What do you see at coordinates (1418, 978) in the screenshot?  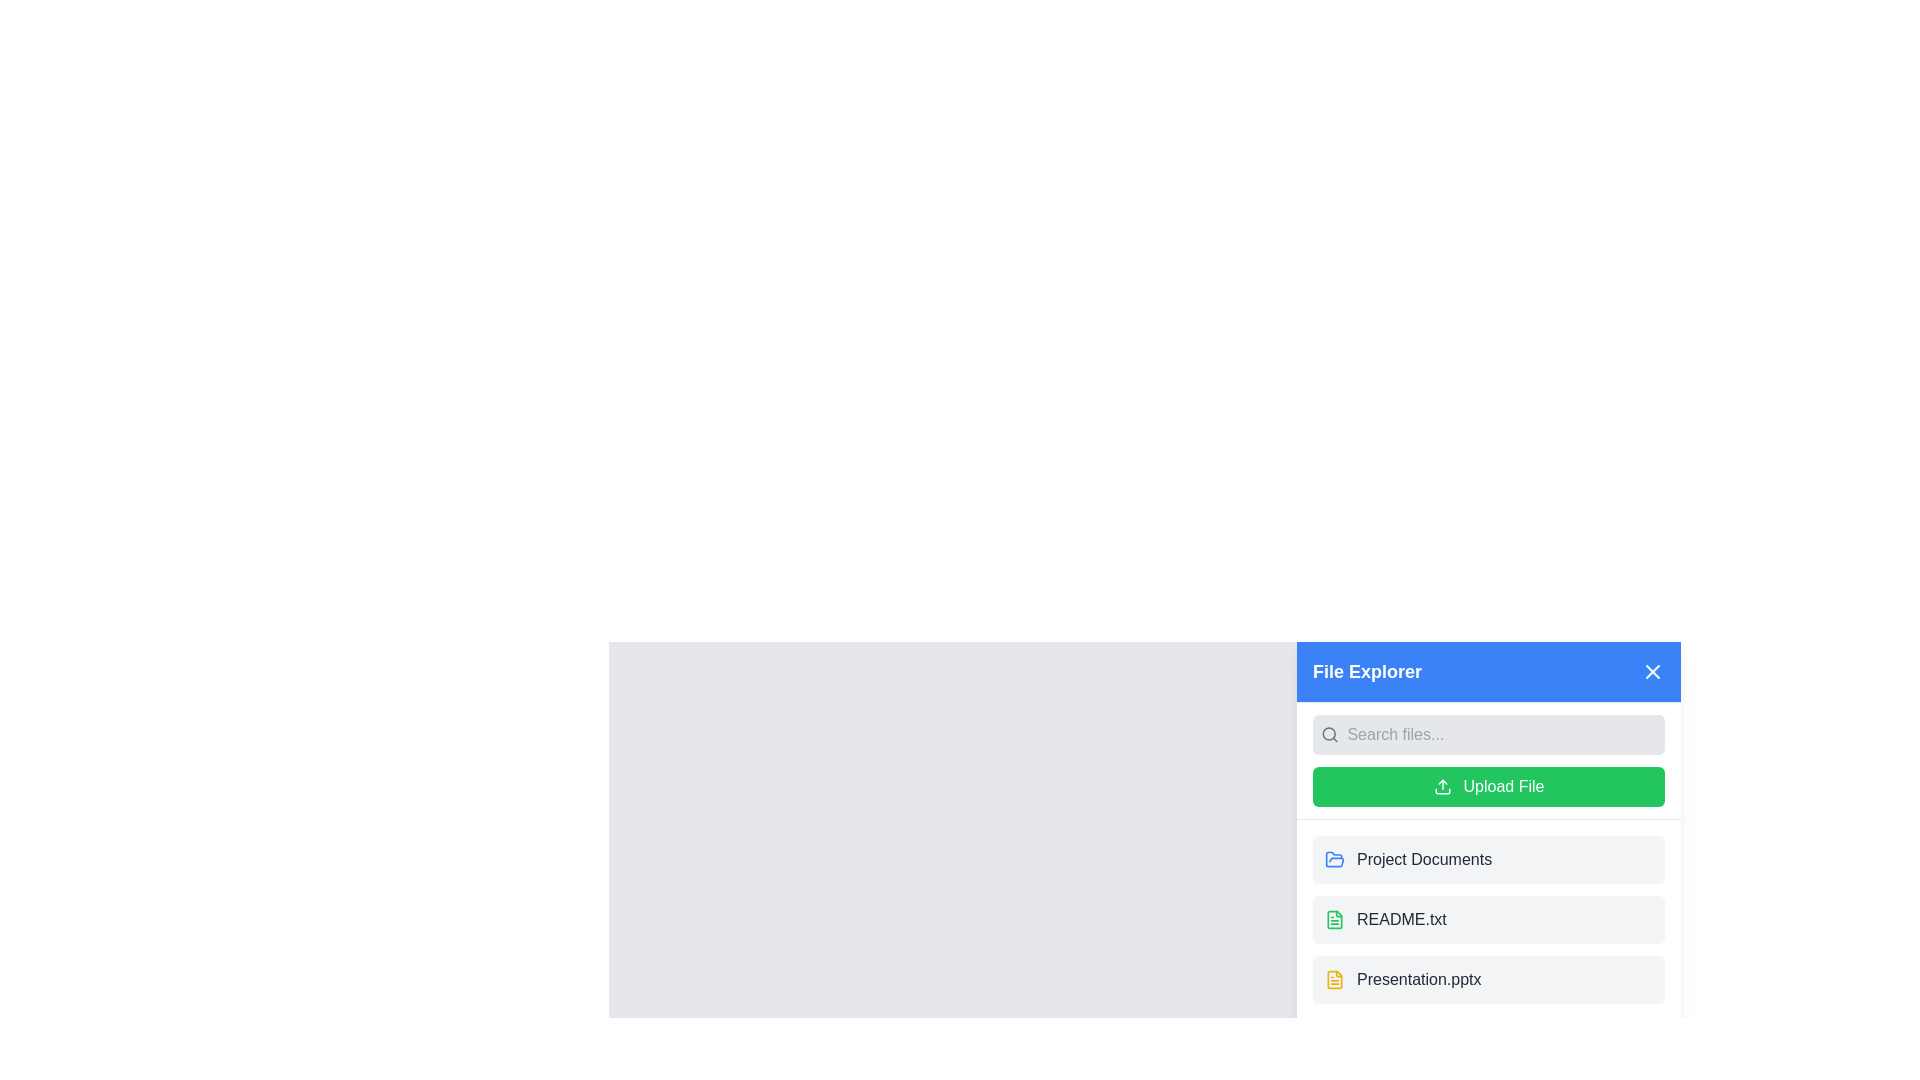 I see `the file item labeled 'Presentation.pptx' in the 'File Explorer' panel` at bounding box center [1418, 978].